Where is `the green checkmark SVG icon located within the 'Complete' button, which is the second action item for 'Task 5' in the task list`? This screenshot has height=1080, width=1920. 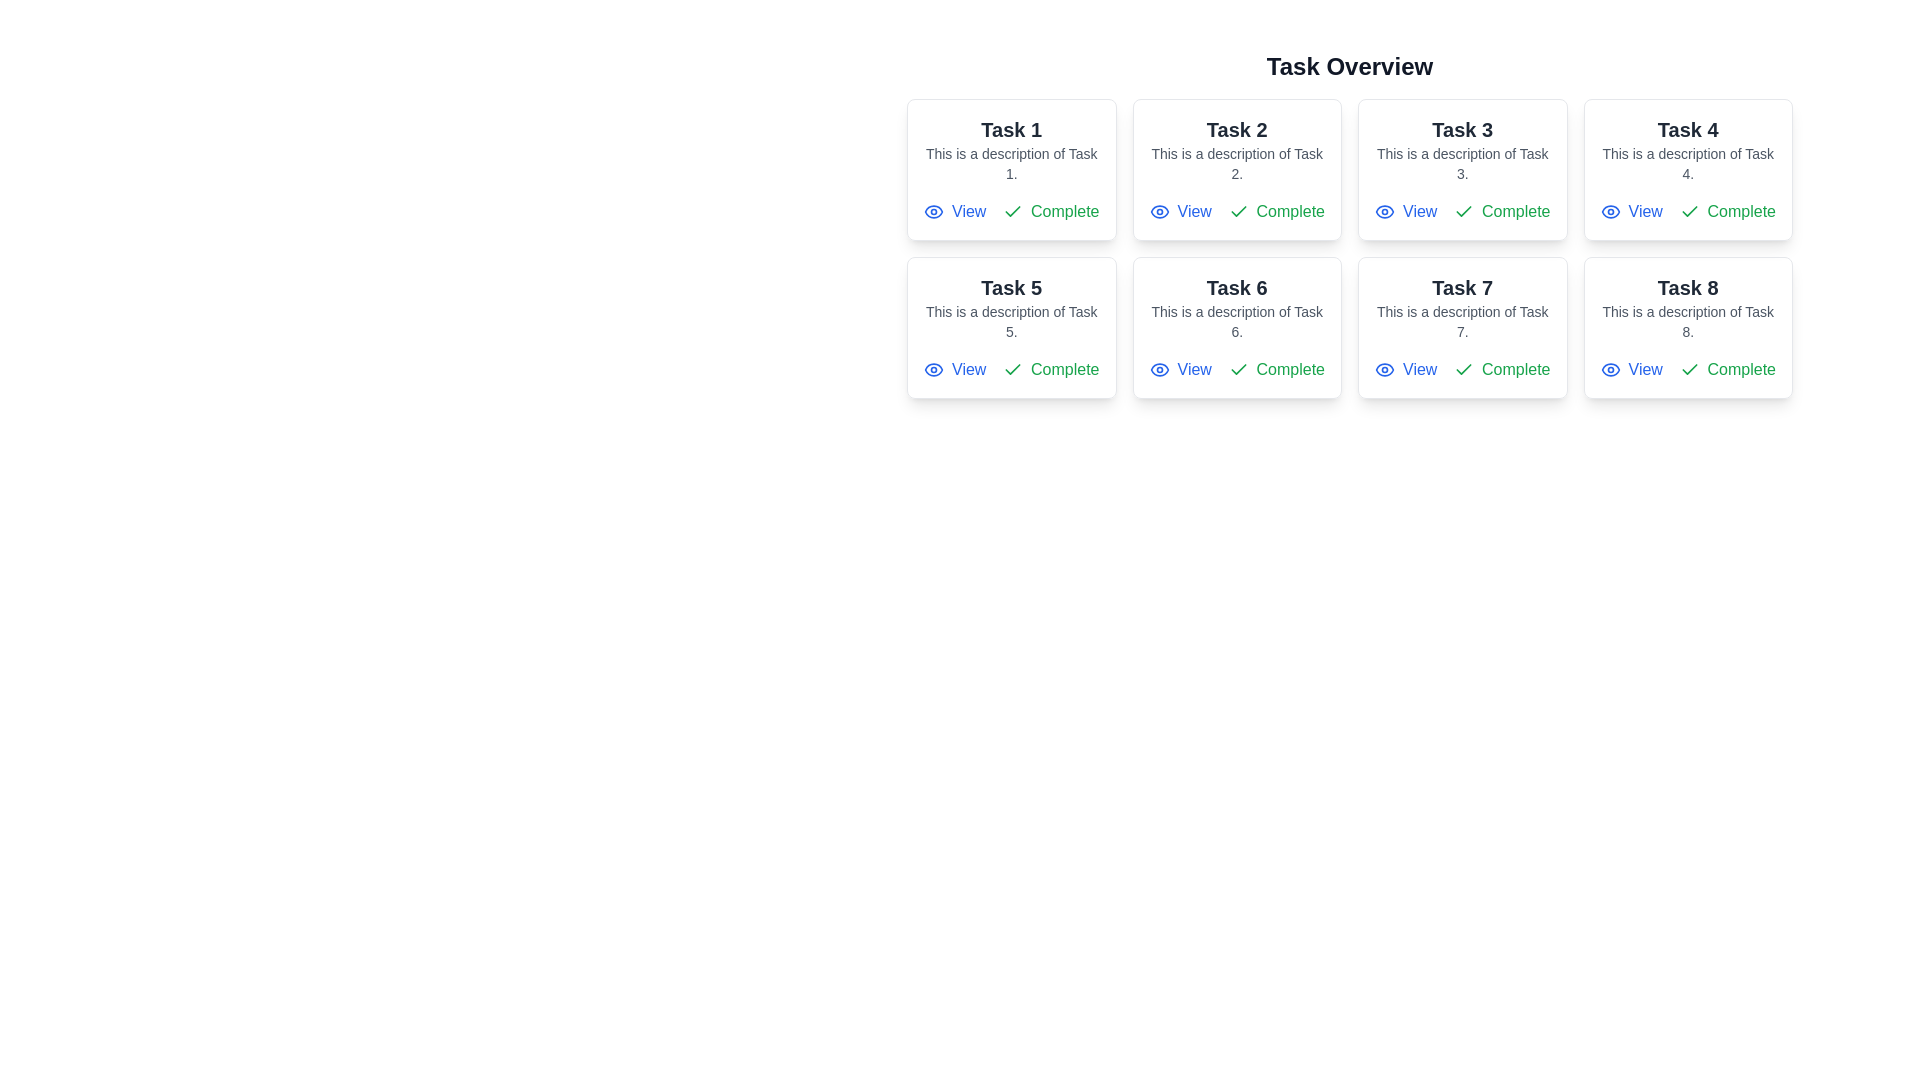
the green checkmark SVG icon located within the 'Complete' button, which is the second action item for 'Task 5' in the task list is located at coordinates (1012, 370).